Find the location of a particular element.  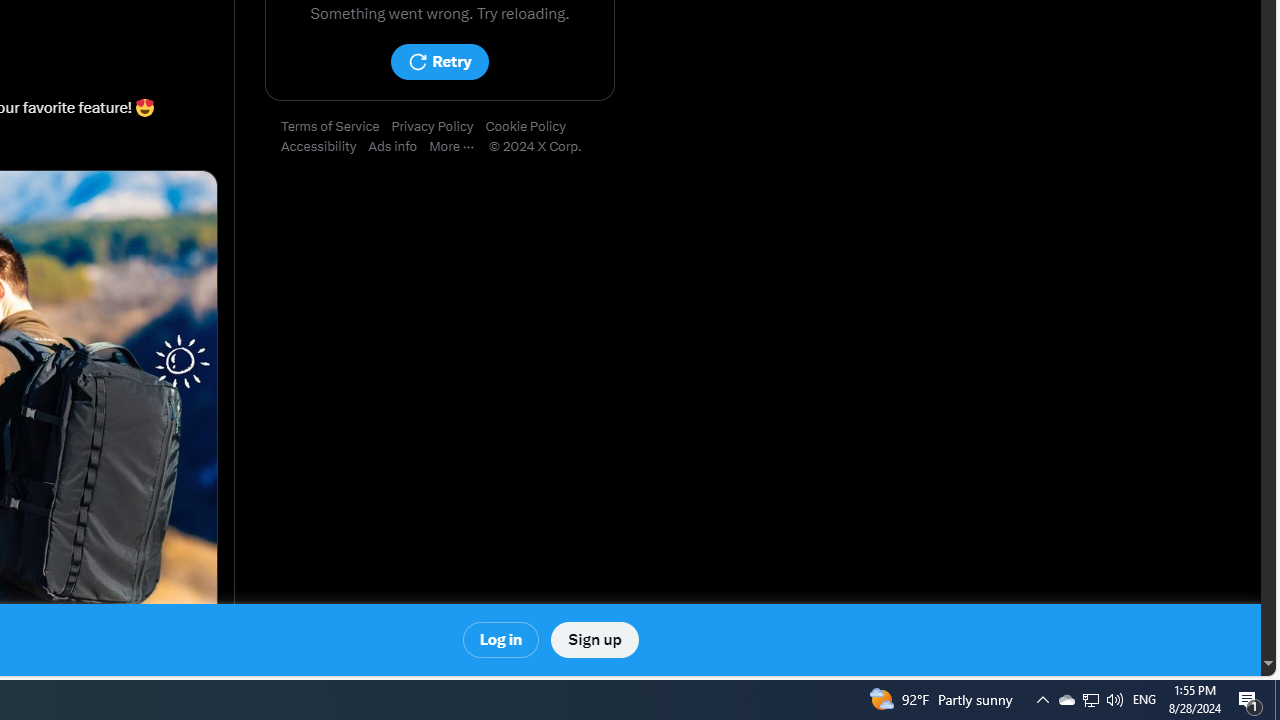

'Privacy Policy' is located at coordinates (437, 127).